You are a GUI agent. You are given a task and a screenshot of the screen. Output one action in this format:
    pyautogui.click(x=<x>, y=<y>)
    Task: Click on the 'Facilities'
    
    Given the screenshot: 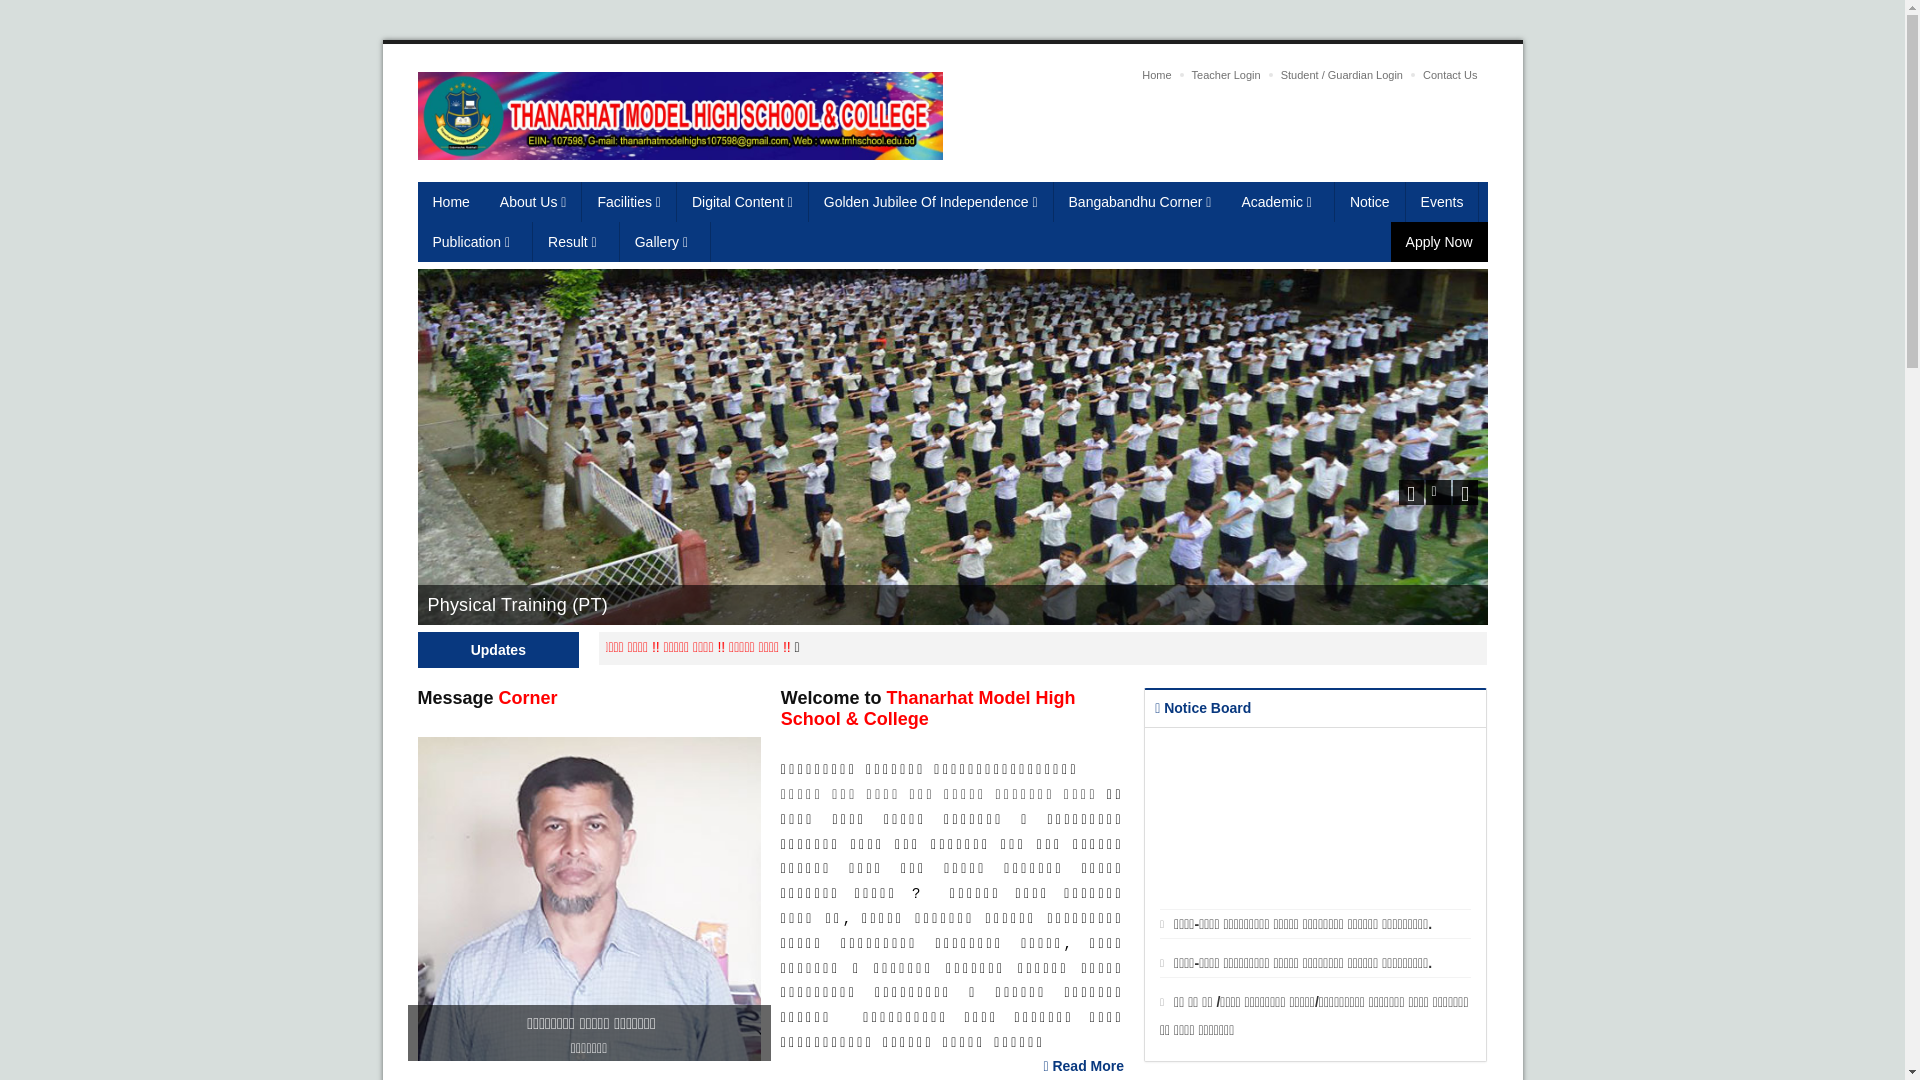 What is the action you would take?
    pyautogui.click(x=580, y=201)
    